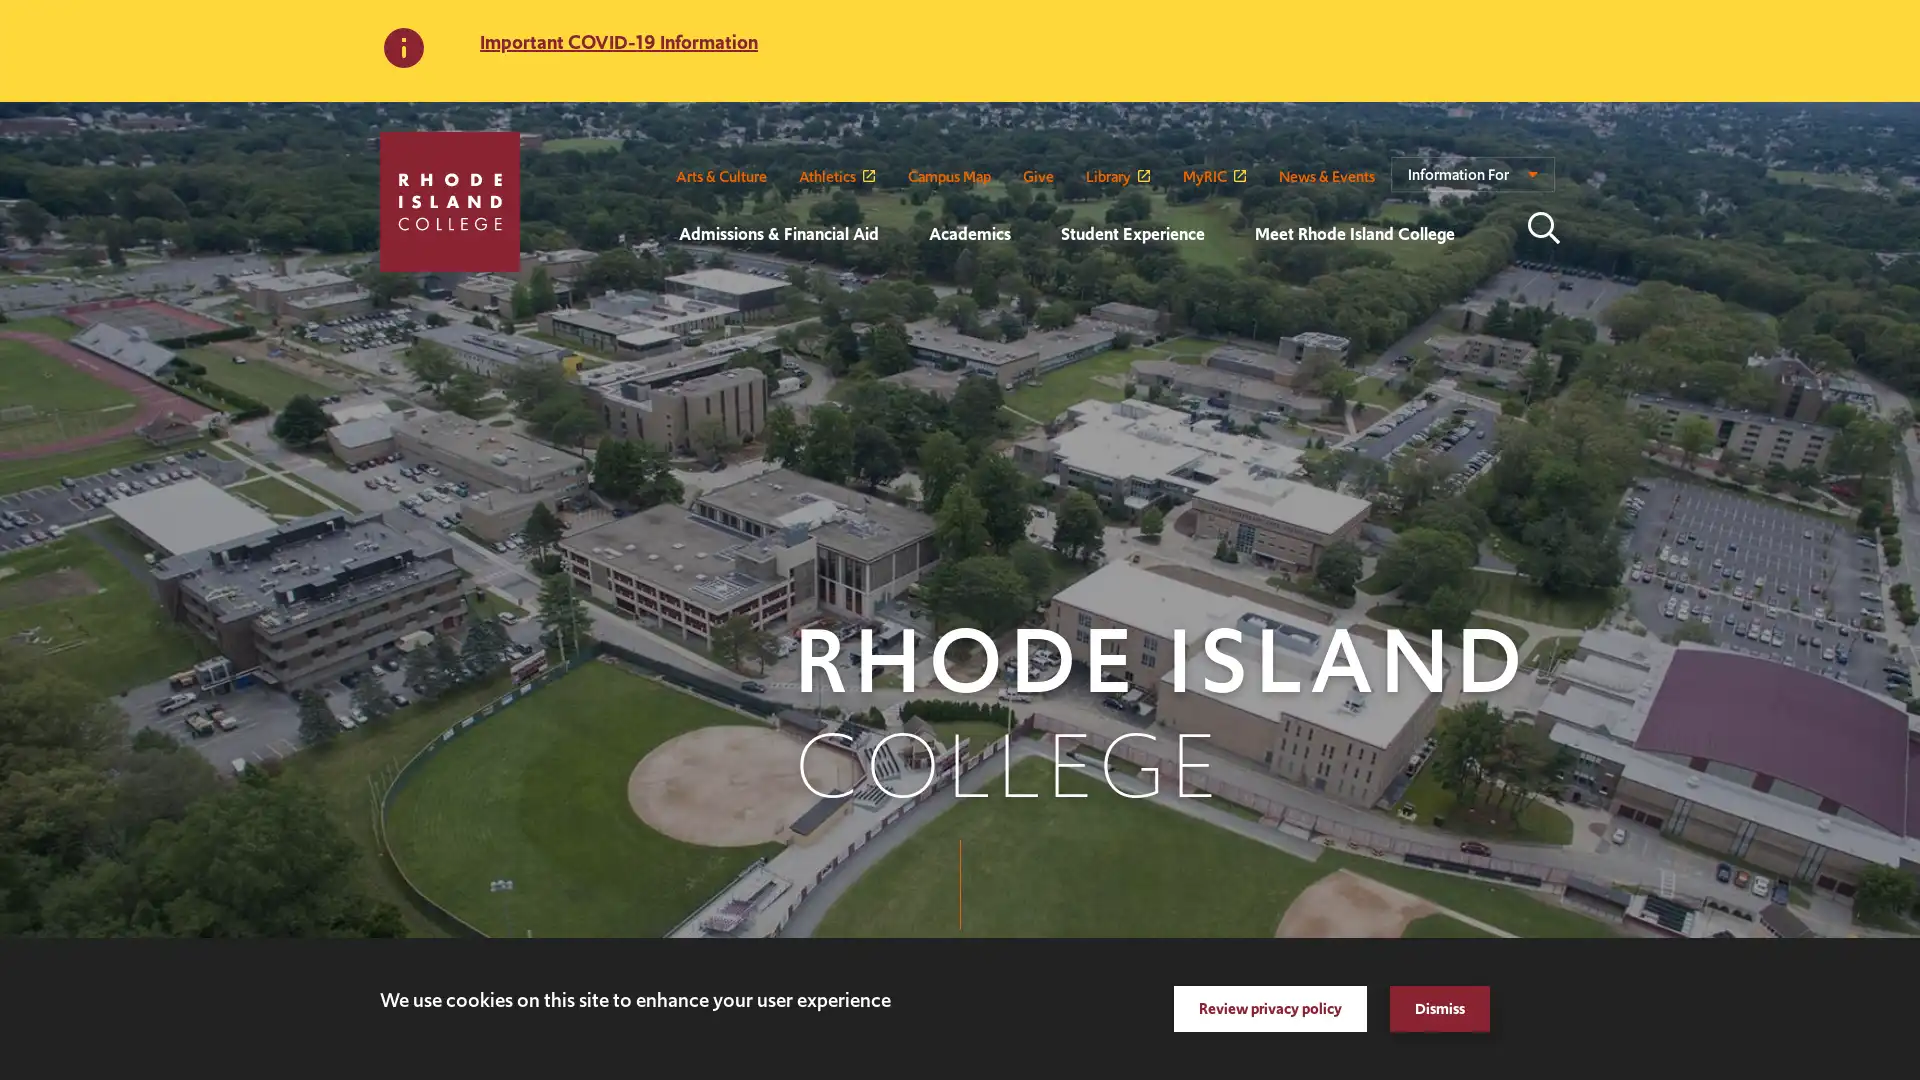 The width and height of the screenshot is (1920, 1080). What do you see at coordinates (1473, 182) in the screenshot?
I see `Open the Information For menu` at bounding box center [1473, 182].